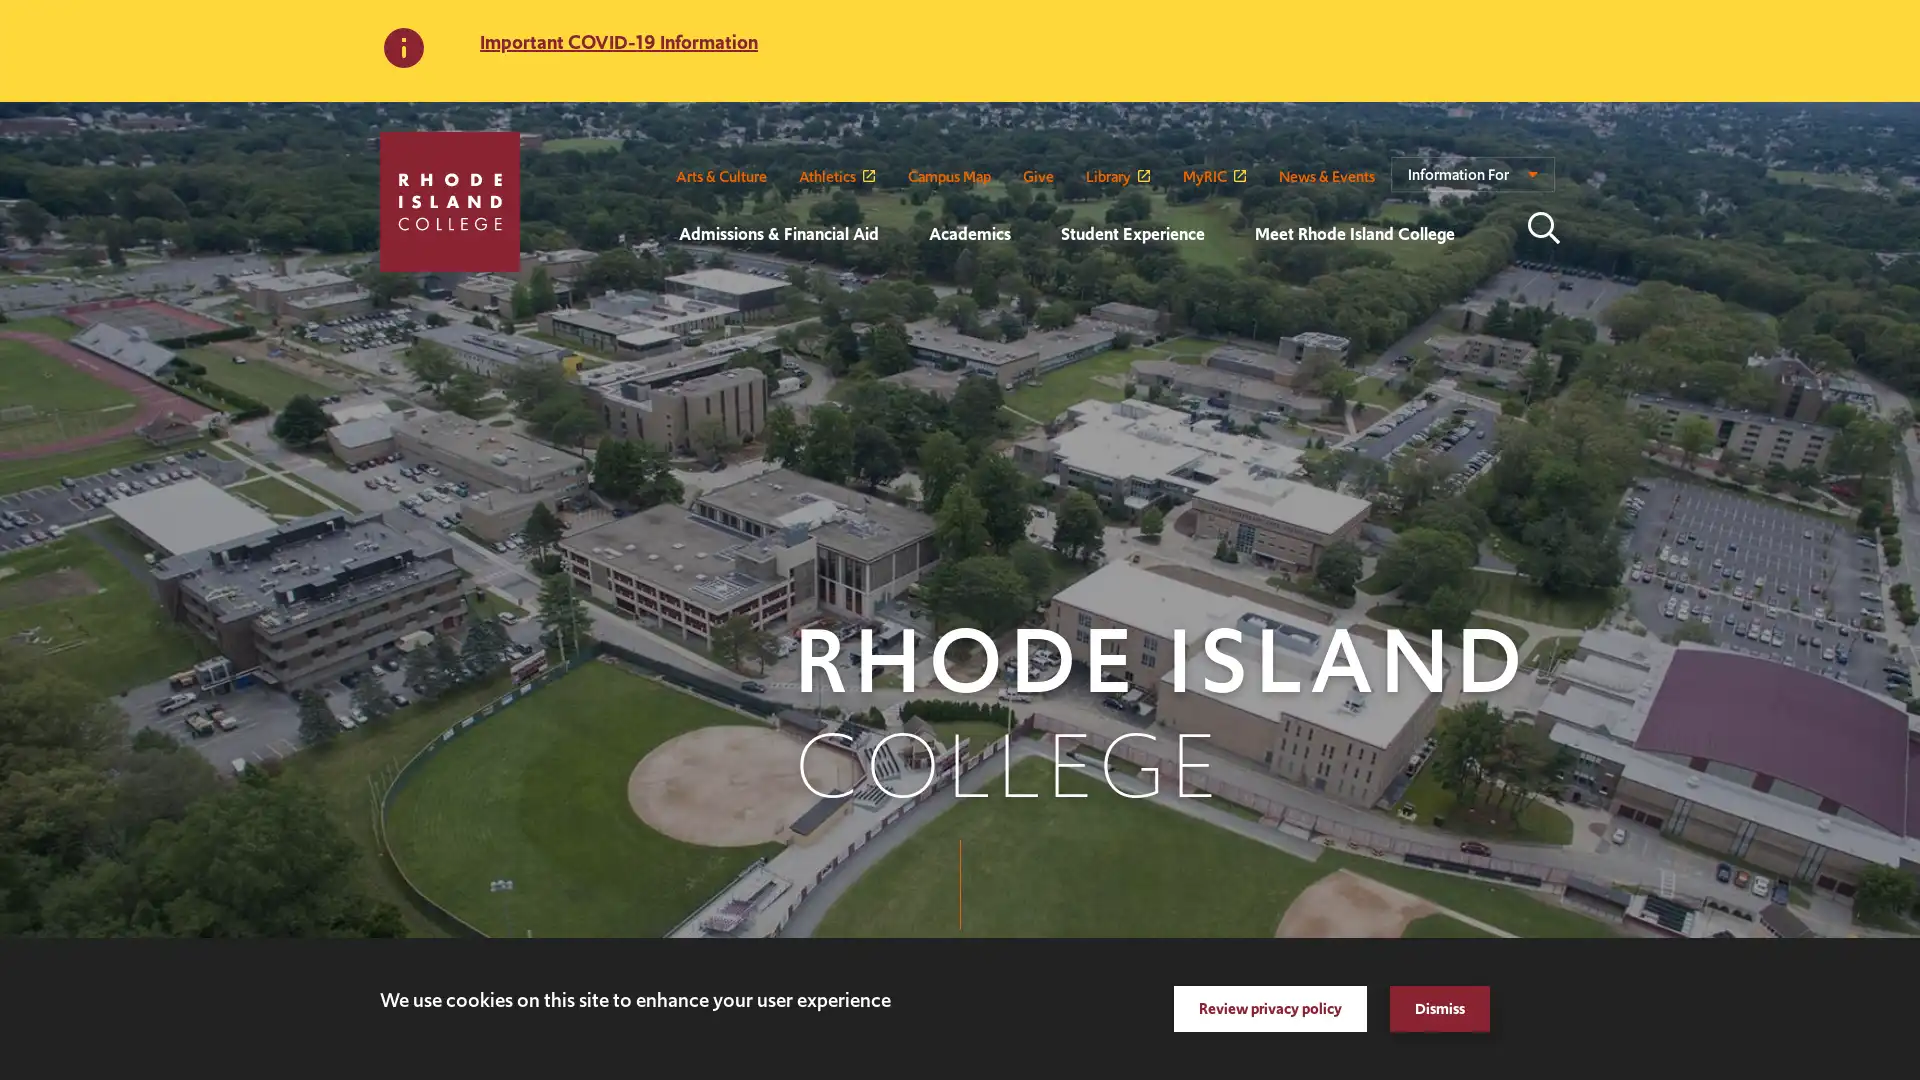 The width and height of the screenshot is (1920, 1080). What do you see at coordinates (1473, 182) in the screenshot?
I see `Open the Information For menu` at bounding box center [1473, 182].